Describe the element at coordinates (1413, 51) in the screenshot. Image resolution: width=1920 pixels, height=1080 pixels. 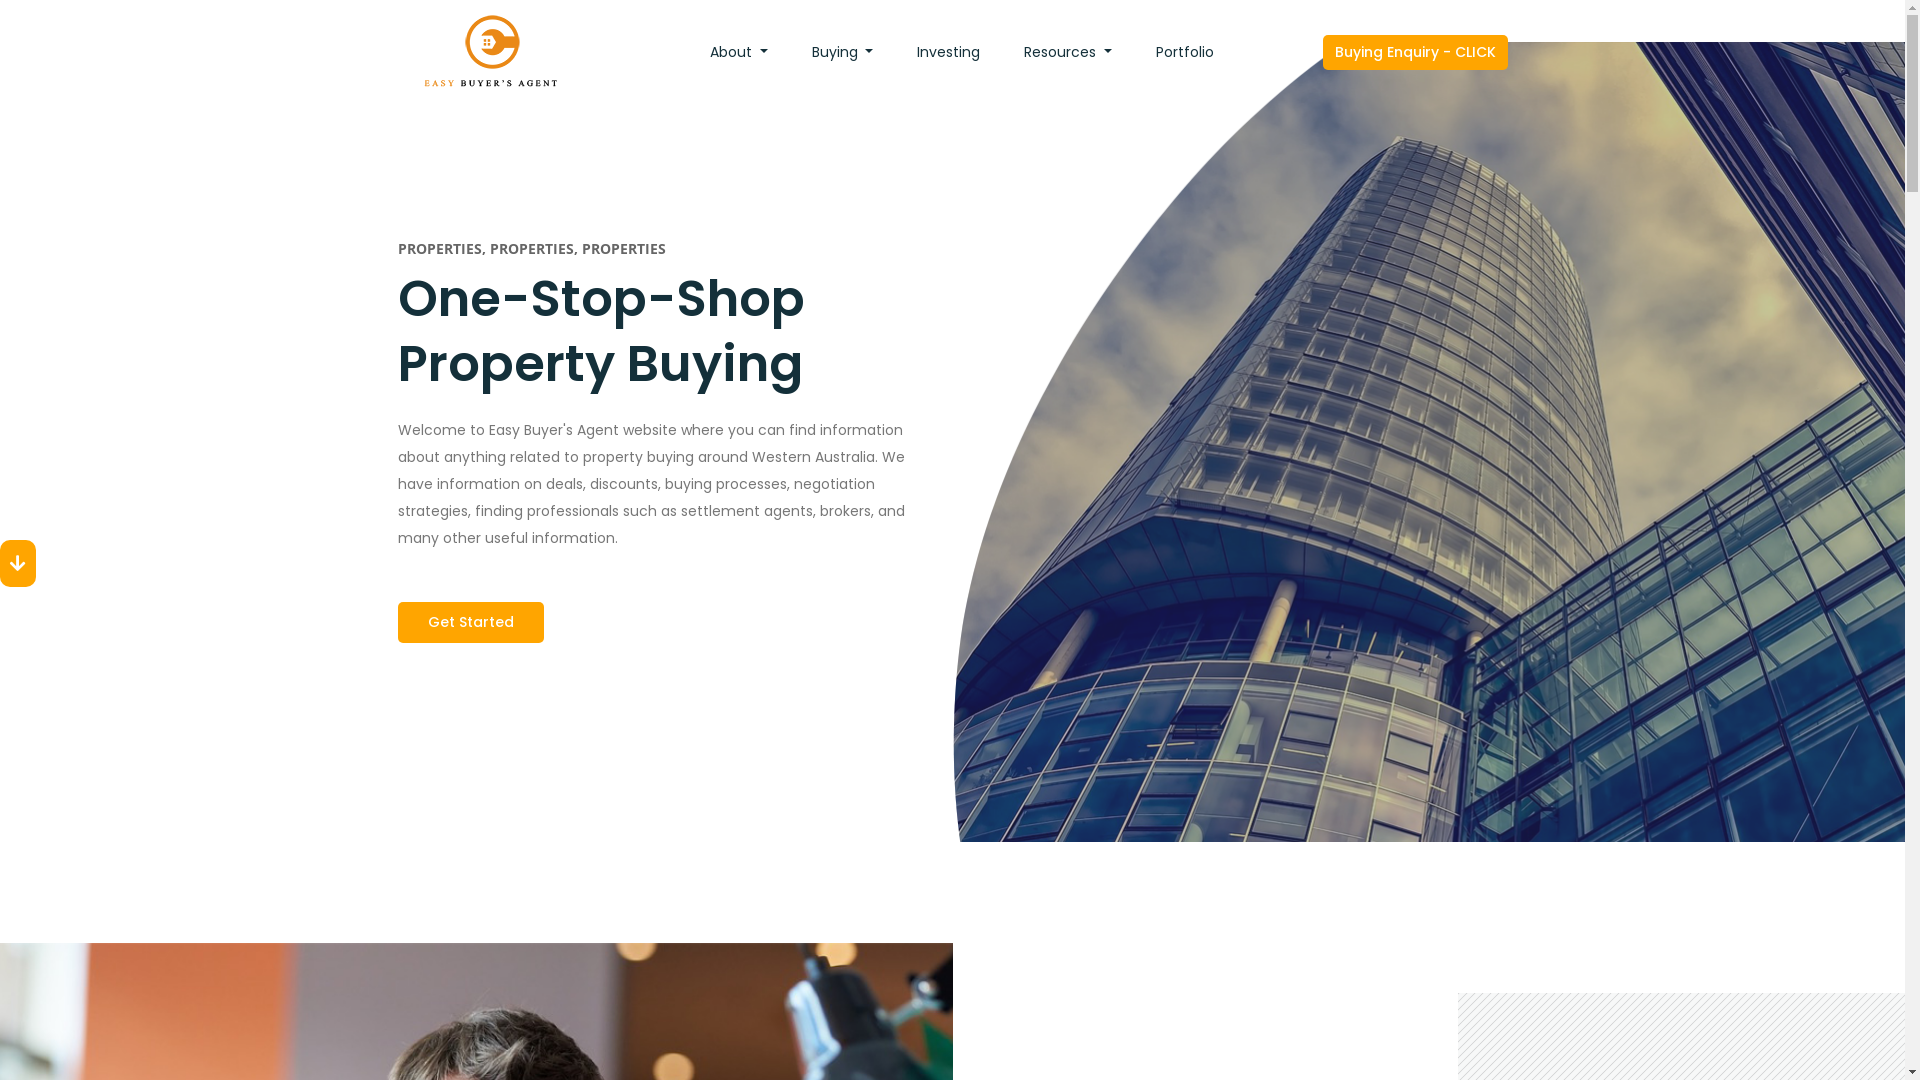
I see `'Buying Enquiry - CLICK'` at that location.